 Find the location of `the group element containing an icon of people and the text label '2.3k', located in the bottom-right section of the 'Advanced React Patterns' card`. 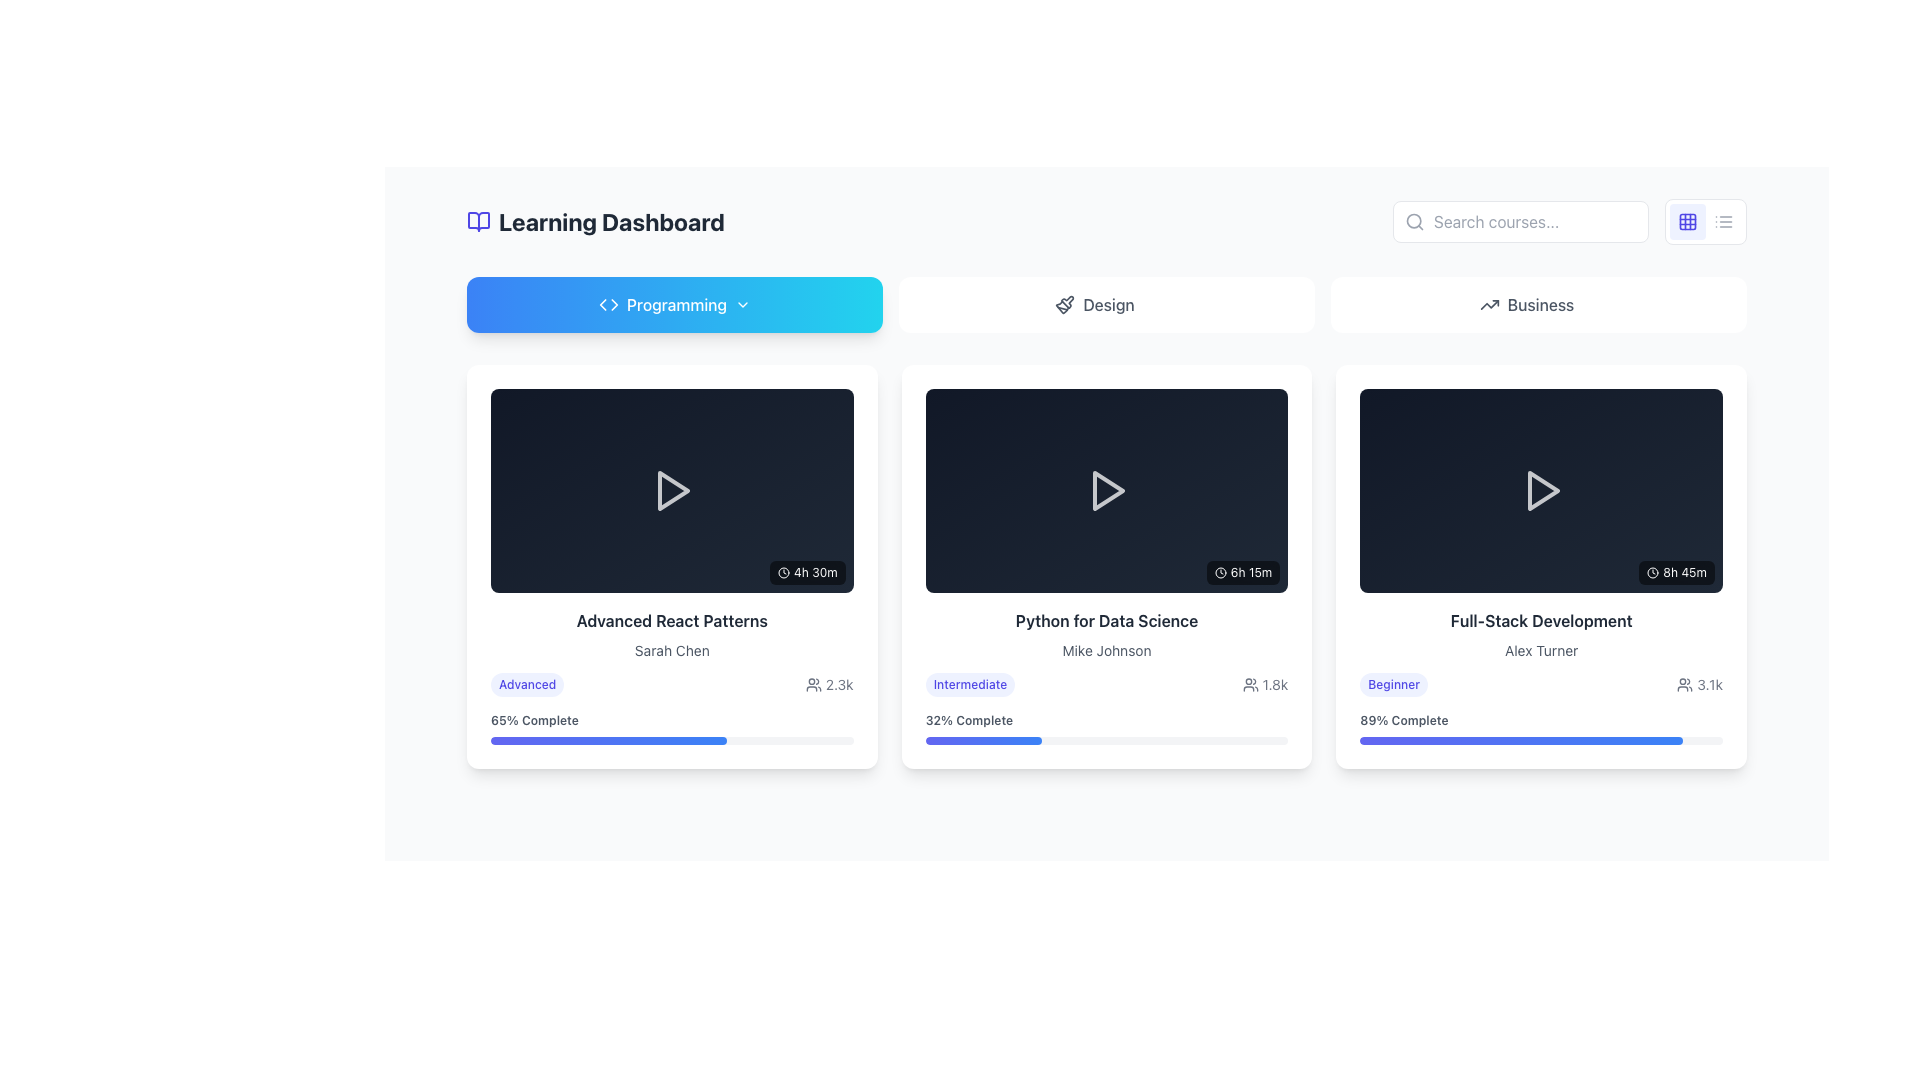

the group element containing an icon of people and the text label '2.3k', located in the bottom-right section of the 'Advanced React Patterns' card is located at coordinates (829, 683).